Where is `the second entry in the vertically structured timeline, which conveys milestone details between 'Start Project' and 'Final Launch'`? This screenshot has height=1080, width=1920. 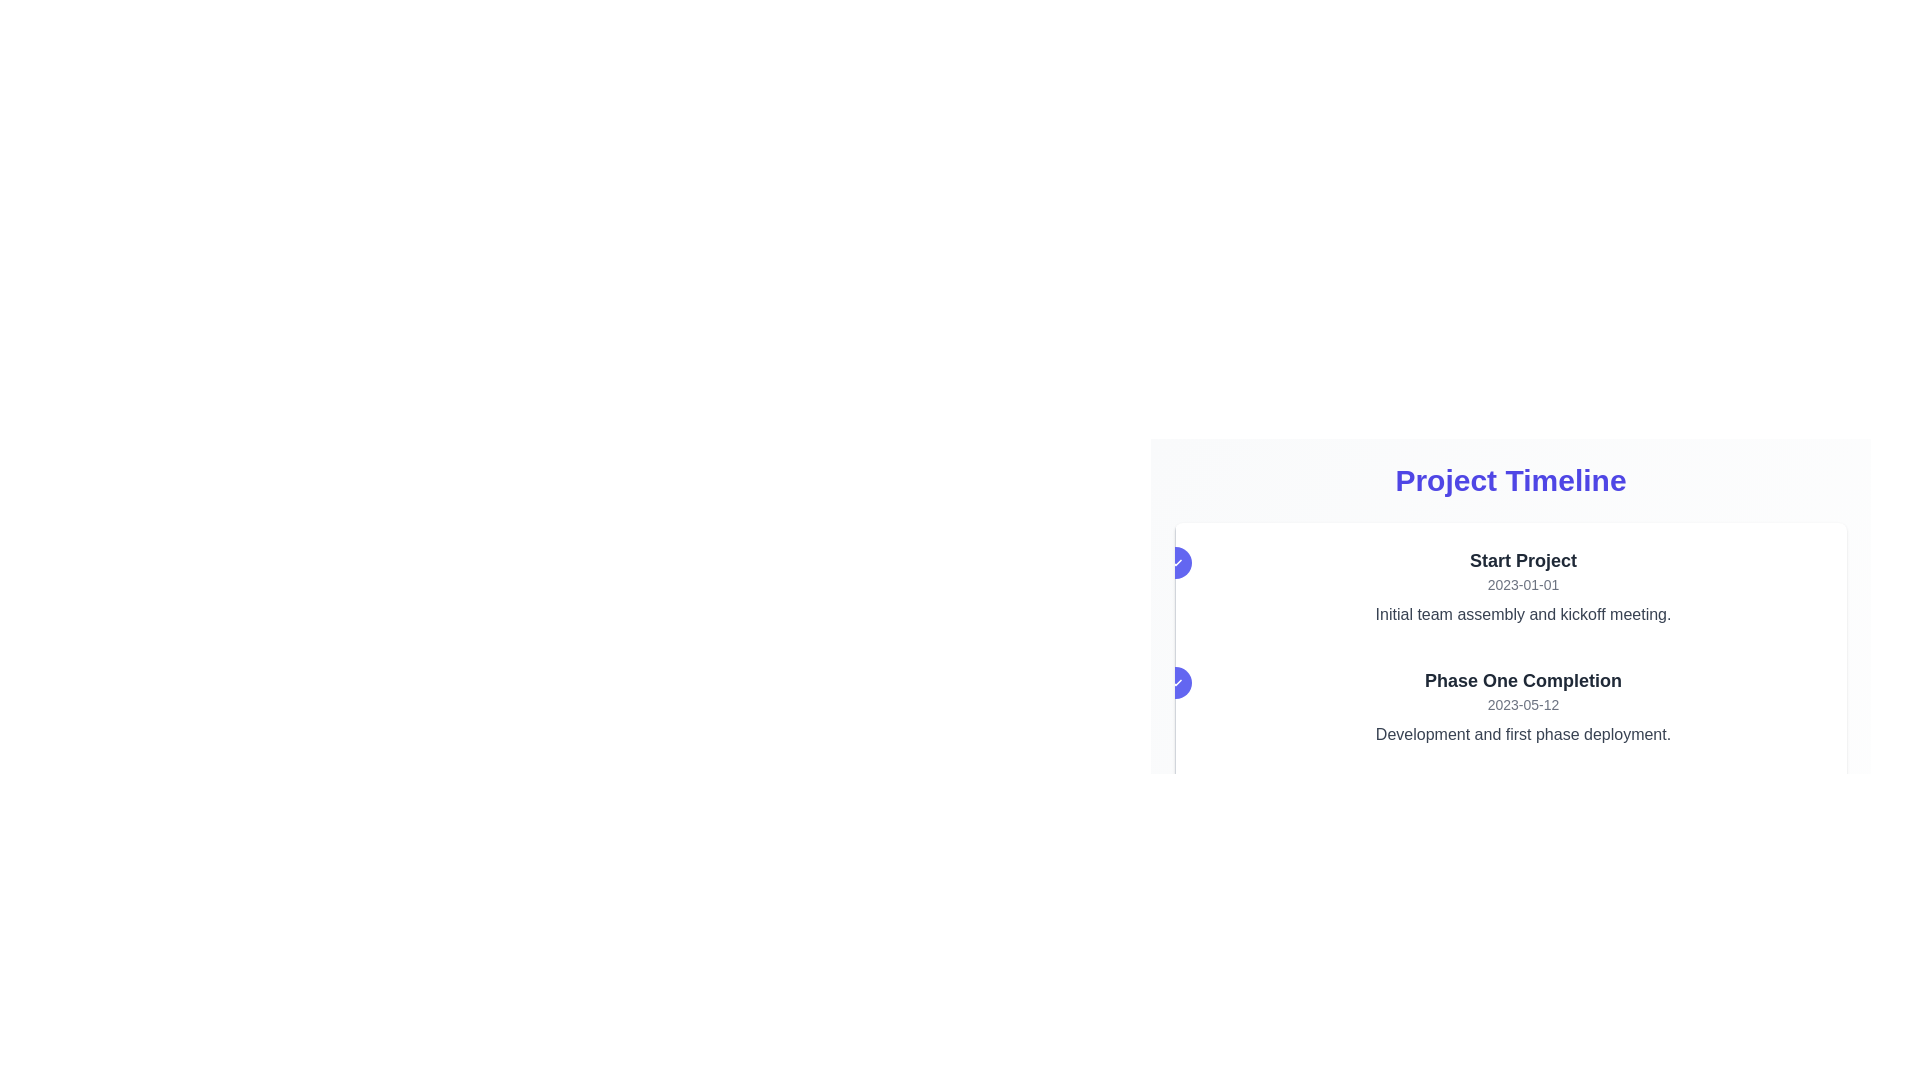 the second entry in the vertically structured timeline, which conveys milestone details between 'Start Project' and 'Final Launch' is located at coordinates (1522, 705).